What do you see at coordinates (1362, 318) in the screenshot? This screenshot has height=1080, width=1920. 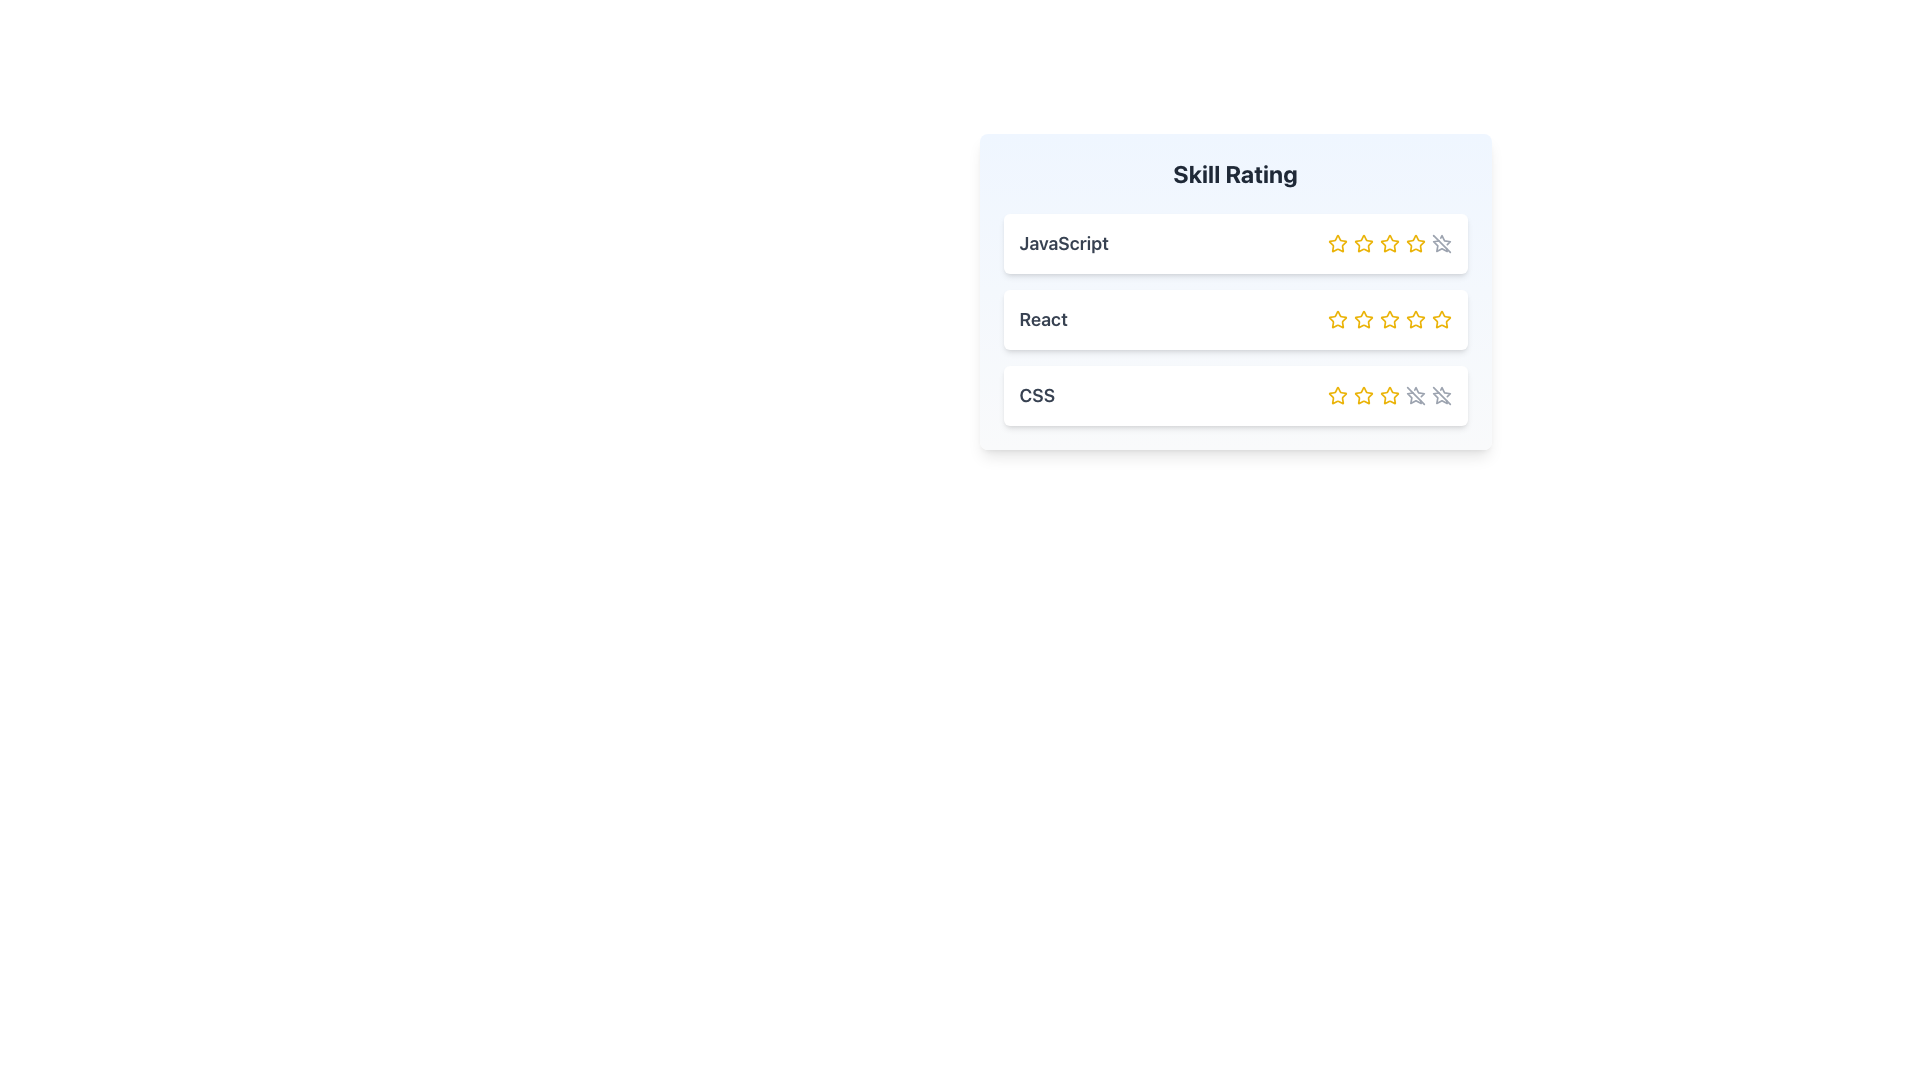 I see `the second star icon in the rating row for the 'React' skill` at bounding box center [1362, 318].